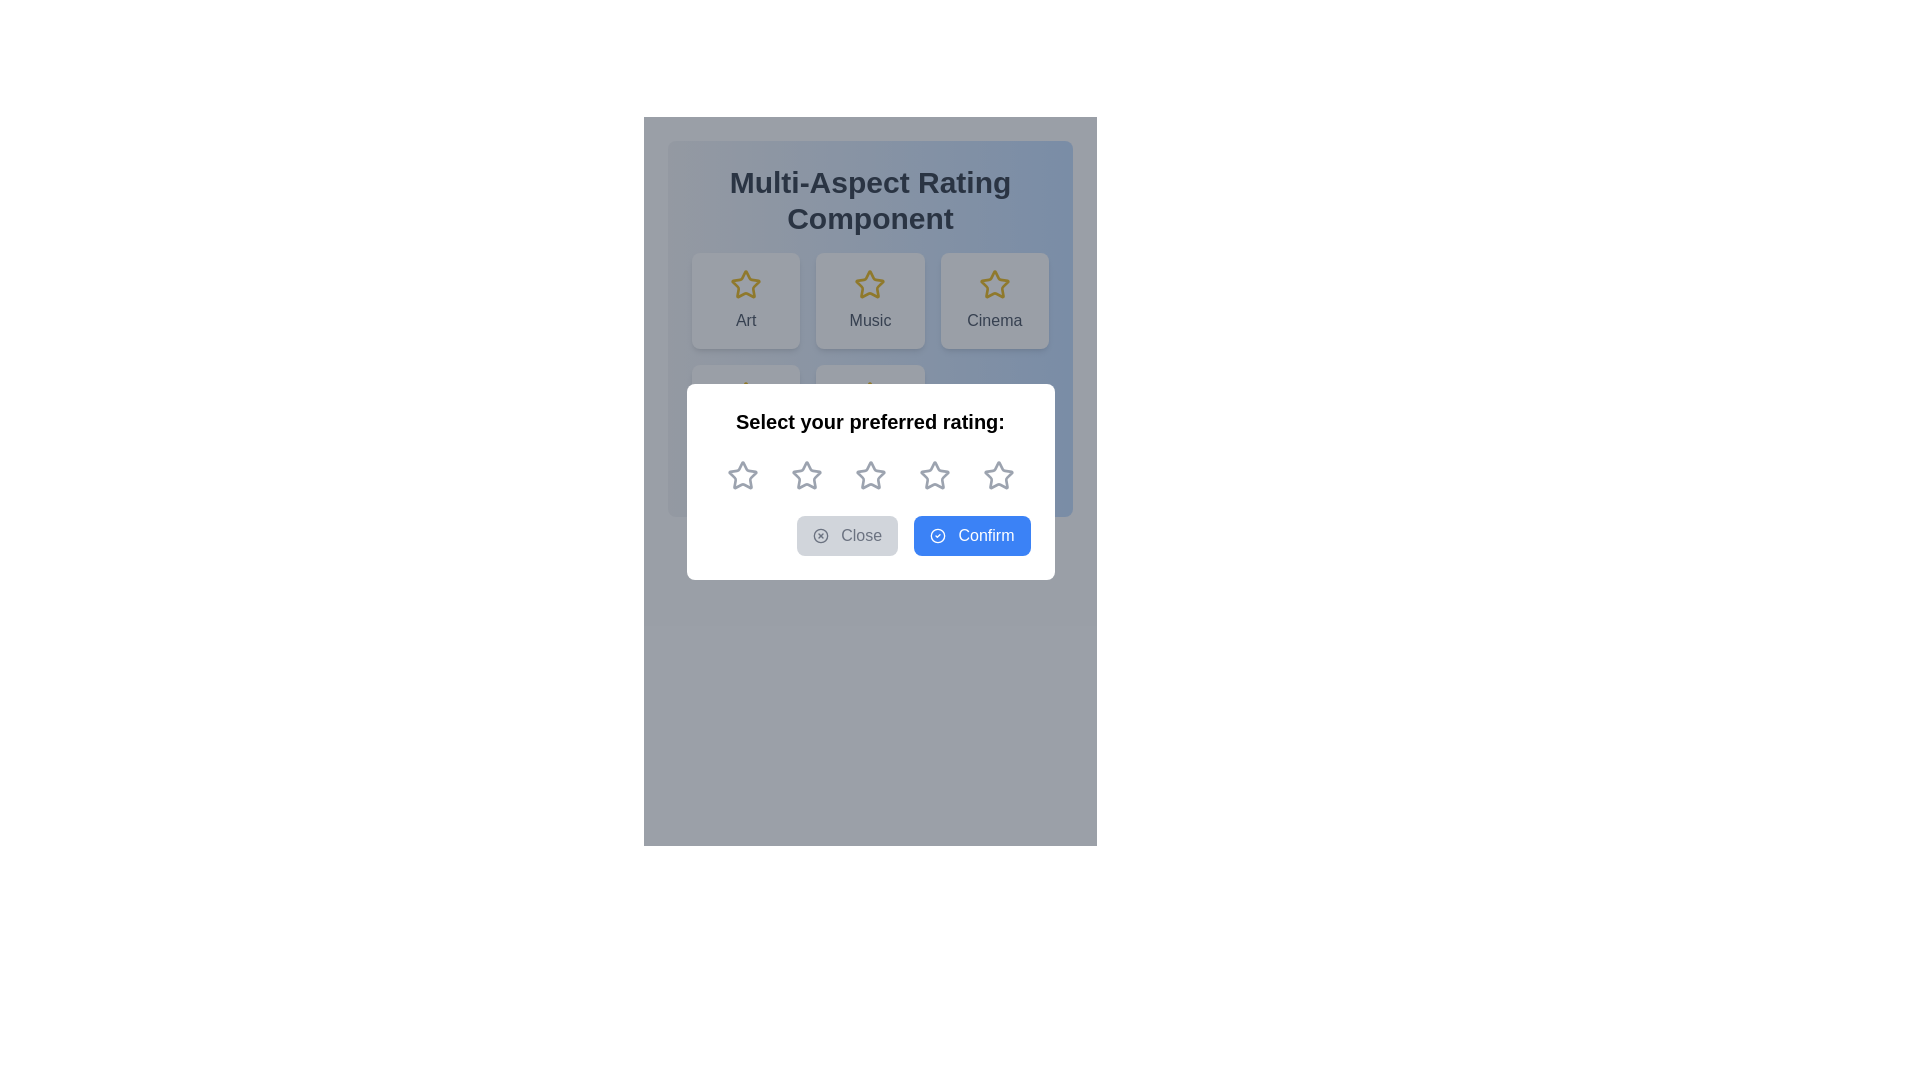 This screenshot has width=1920, height=1080. Describe the element at coordinates (870, 284) in the screenshot. I see `the second star icon labeled 'Music' in the 'Multi-Aspect Rating Component'` at that location.